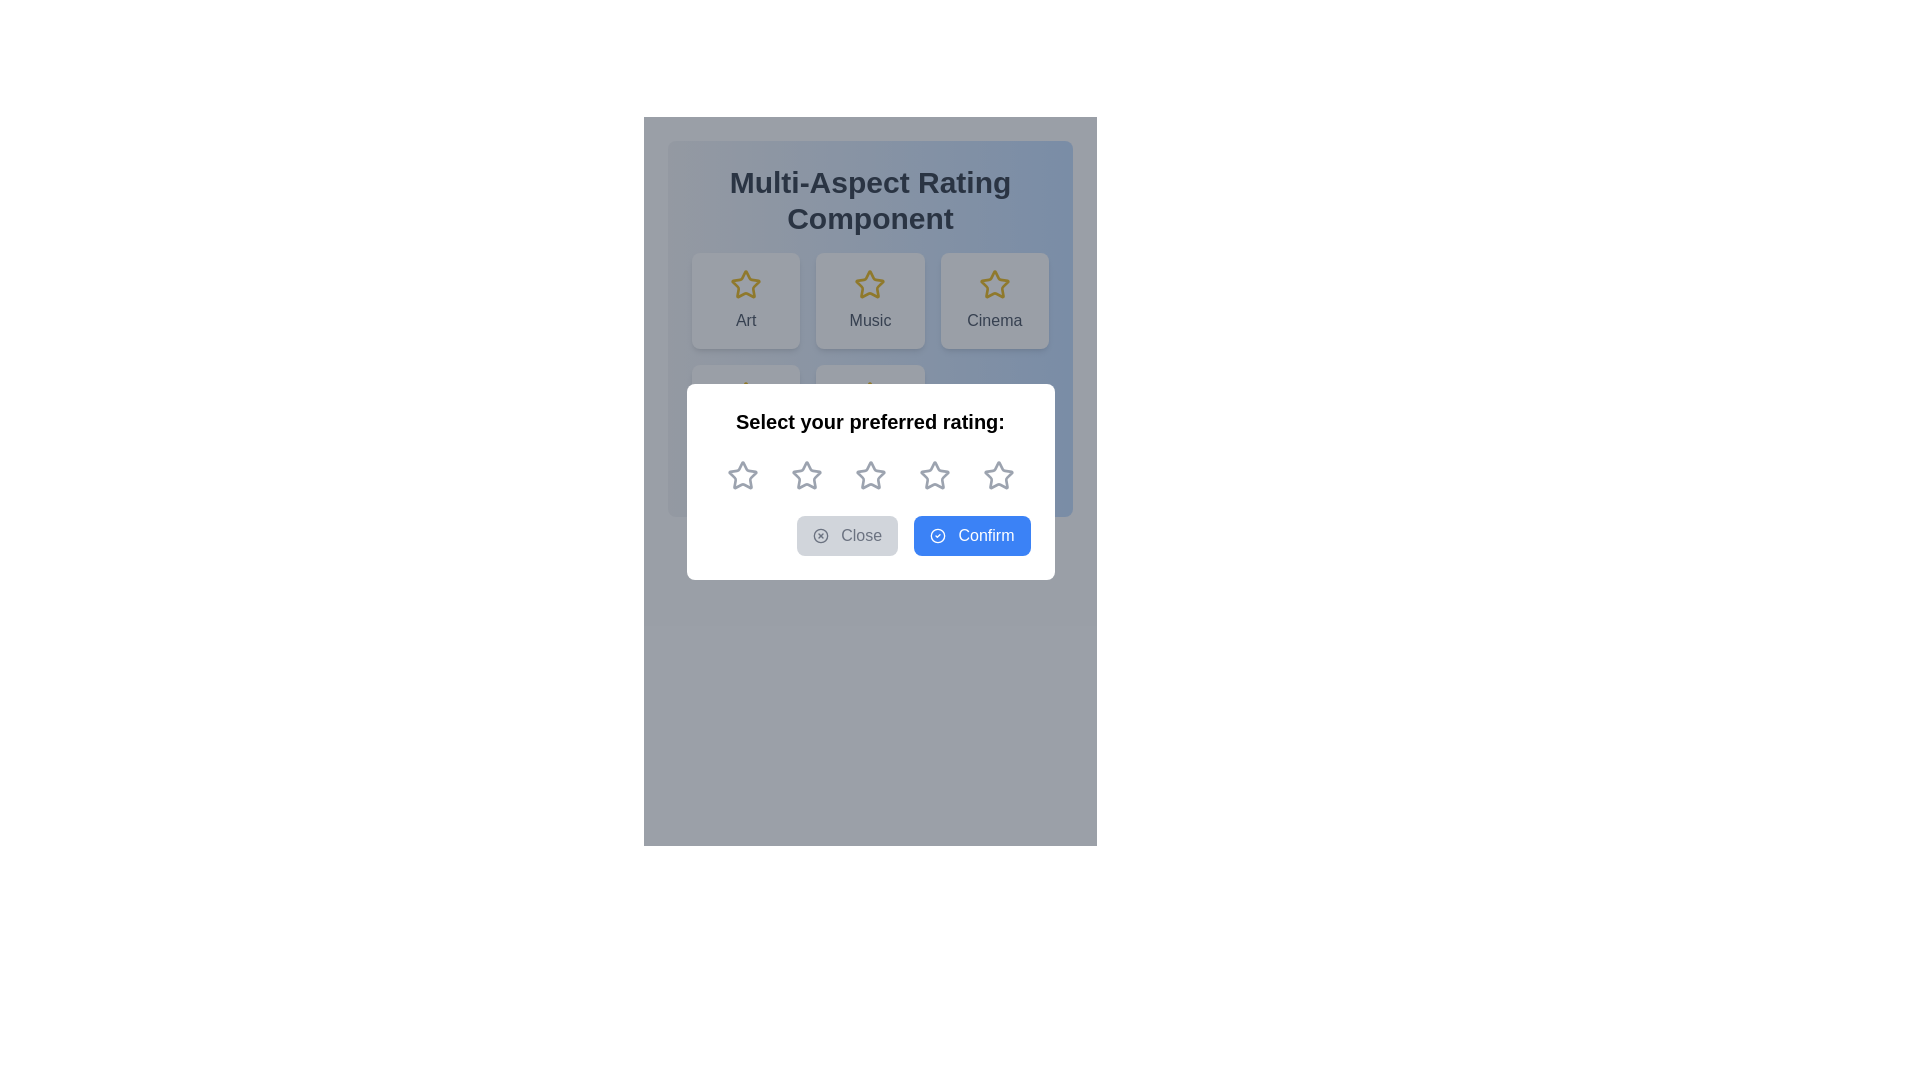 This screenshot has width=1920, height=1080. Describe the element at coordinates (870, 284) in the screenshot. I see `the second star icon labeled 'Music' in the 'Multi-Aspect Rating Component'` at that location.